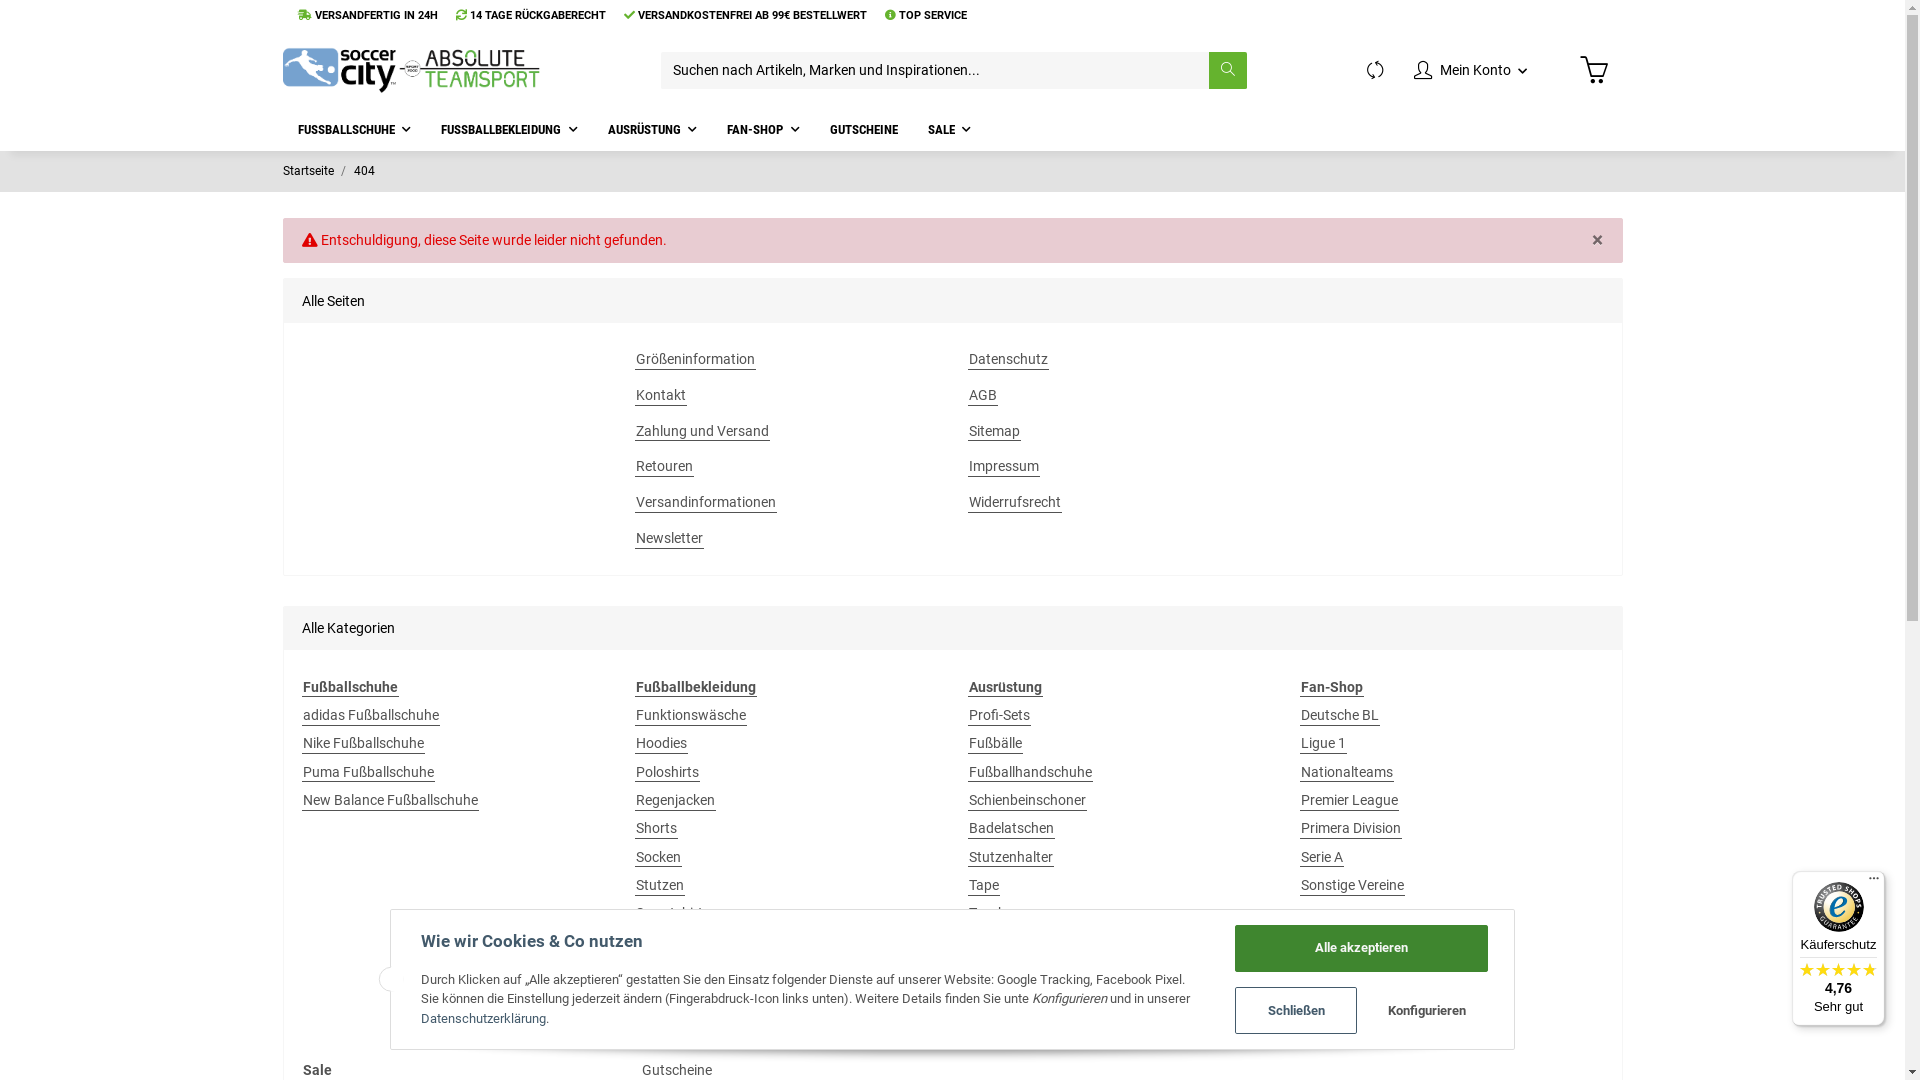  What do you see at coordinates (661, 743) in the screenshot?
I see `'Hoodies'` at bounding box center [661, 743].